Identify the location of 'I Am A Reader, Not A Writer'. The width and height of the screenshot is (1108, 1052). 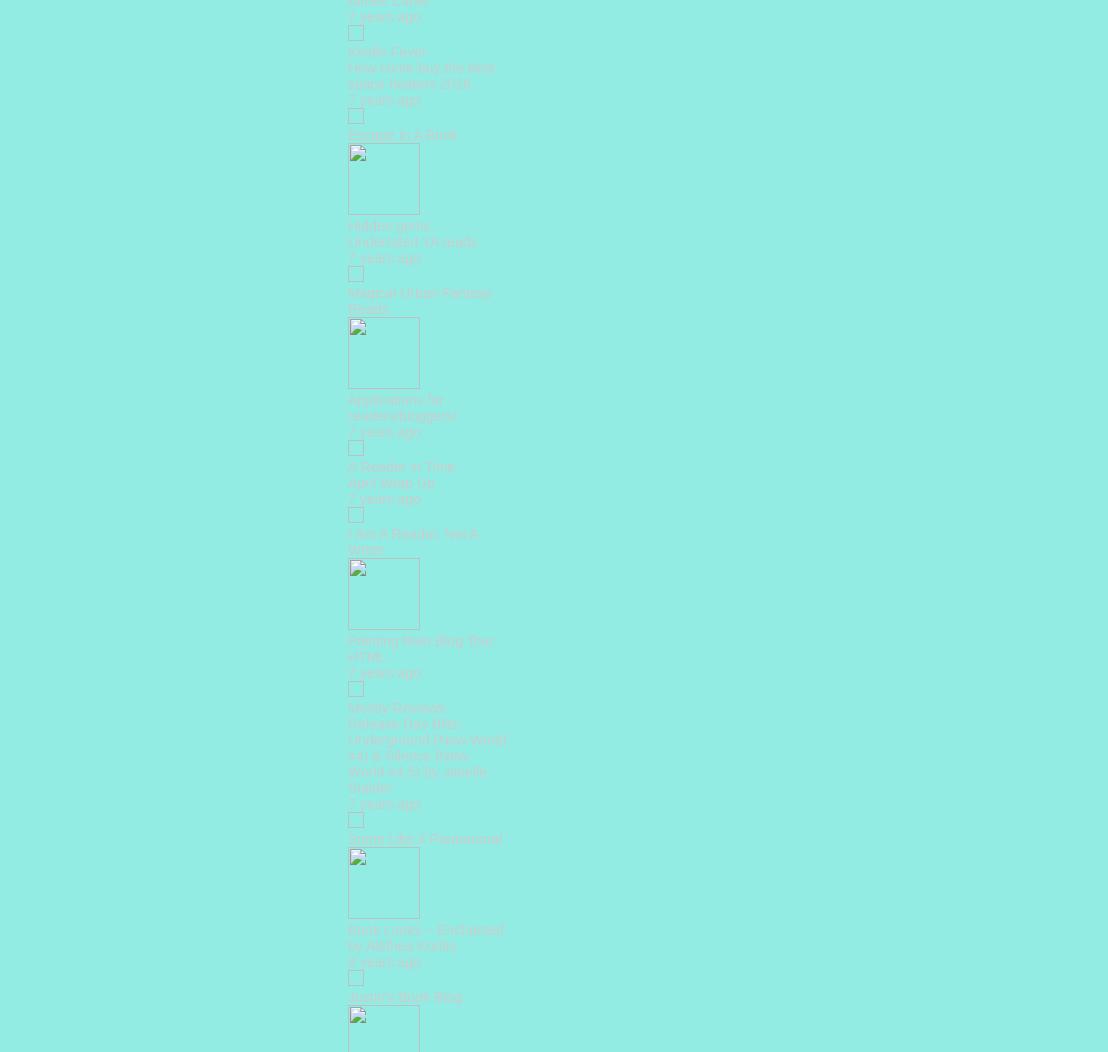
(412, 541).